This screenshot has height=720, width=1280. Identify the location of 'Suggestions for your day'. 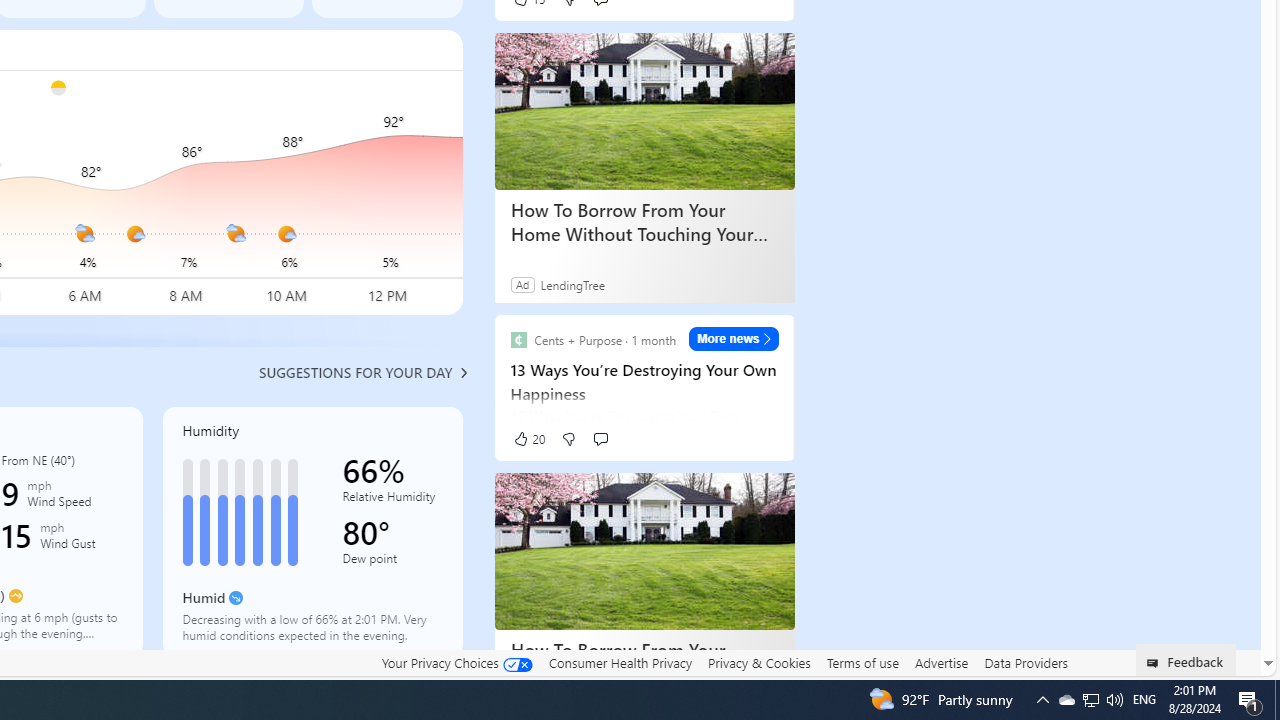
(355, 372).